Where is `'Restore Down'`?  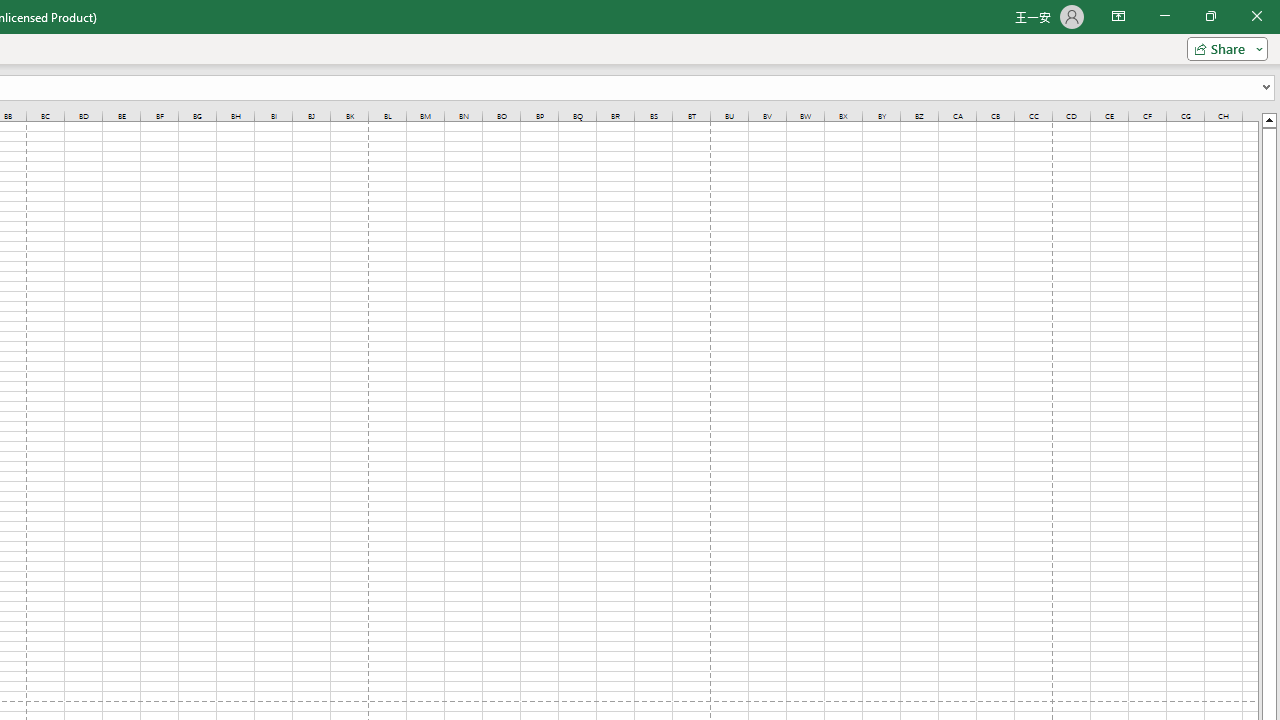
'Restore Down' is located at coordinates (1209, 16).